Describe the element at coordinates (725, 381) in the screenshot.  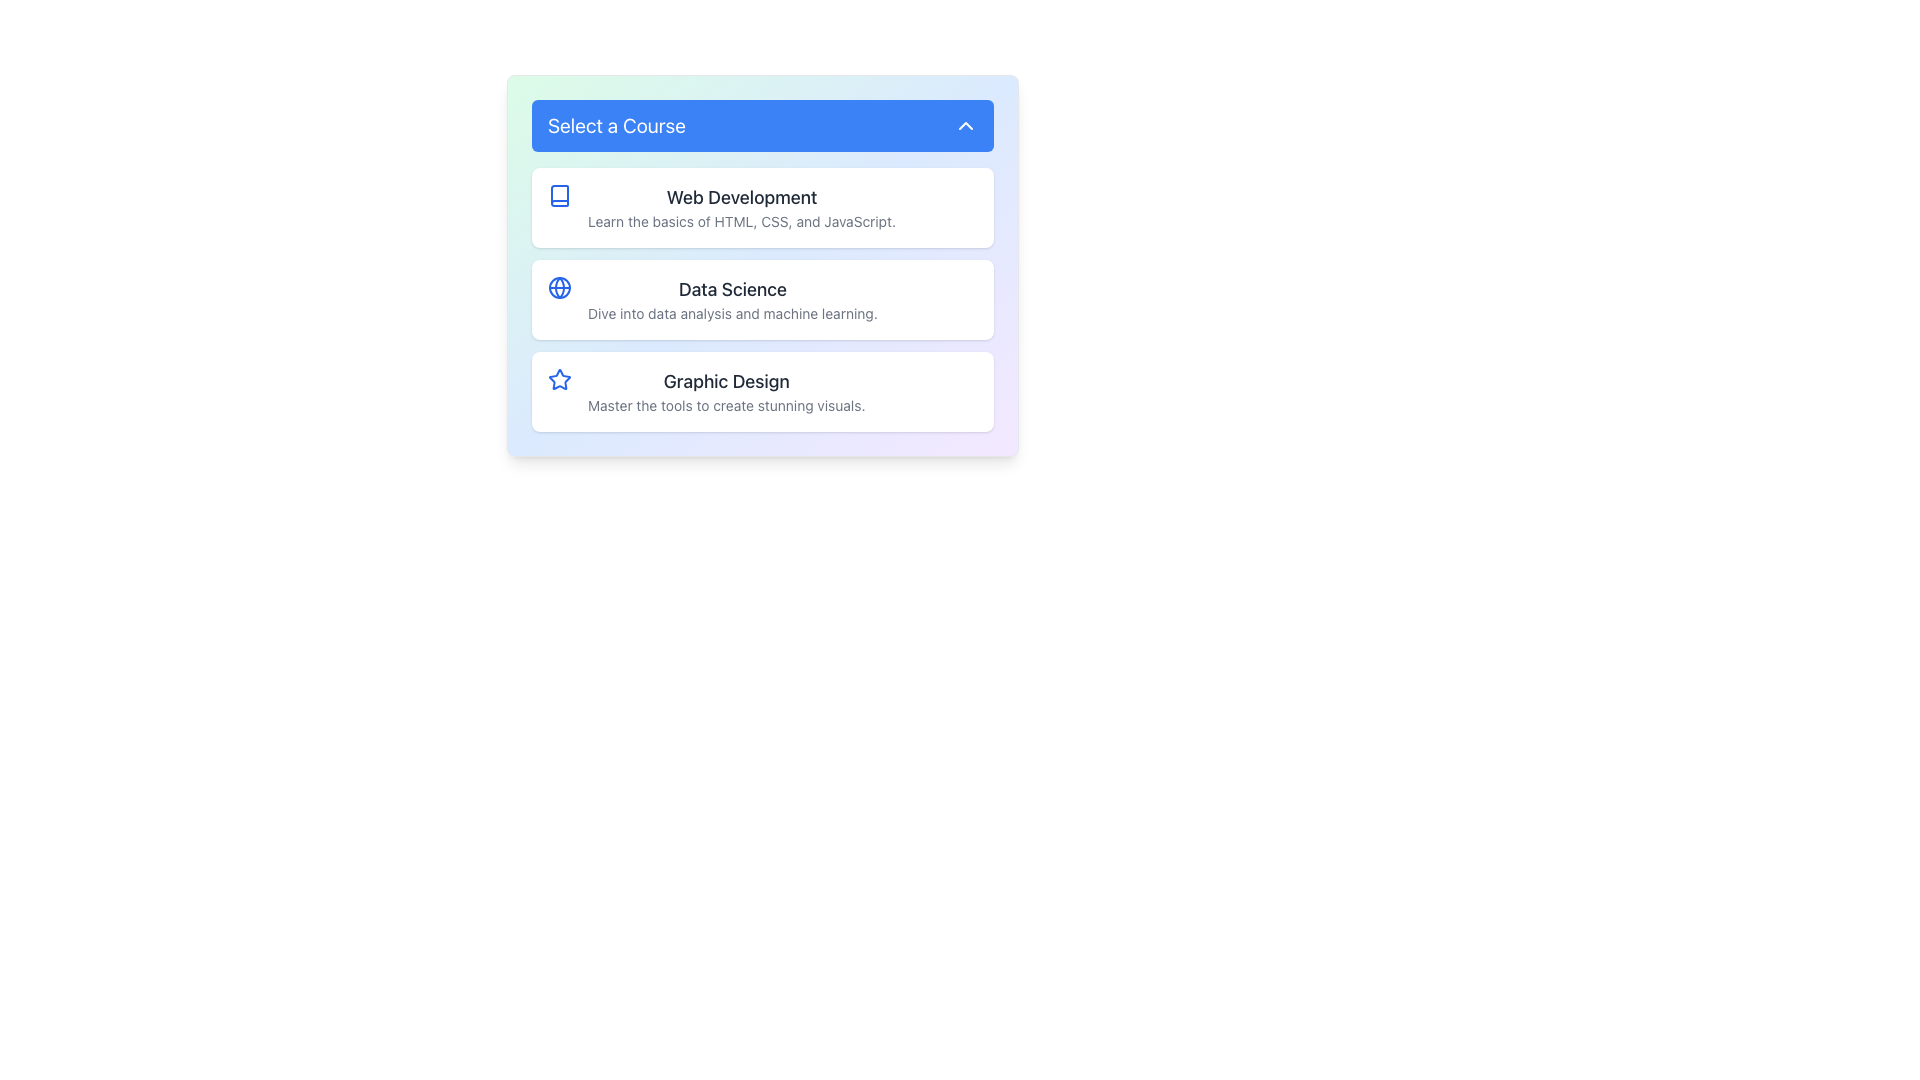
I see `text 'Graphic Design' from the course selection context, which is displayed in a medium-sized, bold, grayish-black font, located at the top of the third course card in the 'Select a Course' section` at that location.